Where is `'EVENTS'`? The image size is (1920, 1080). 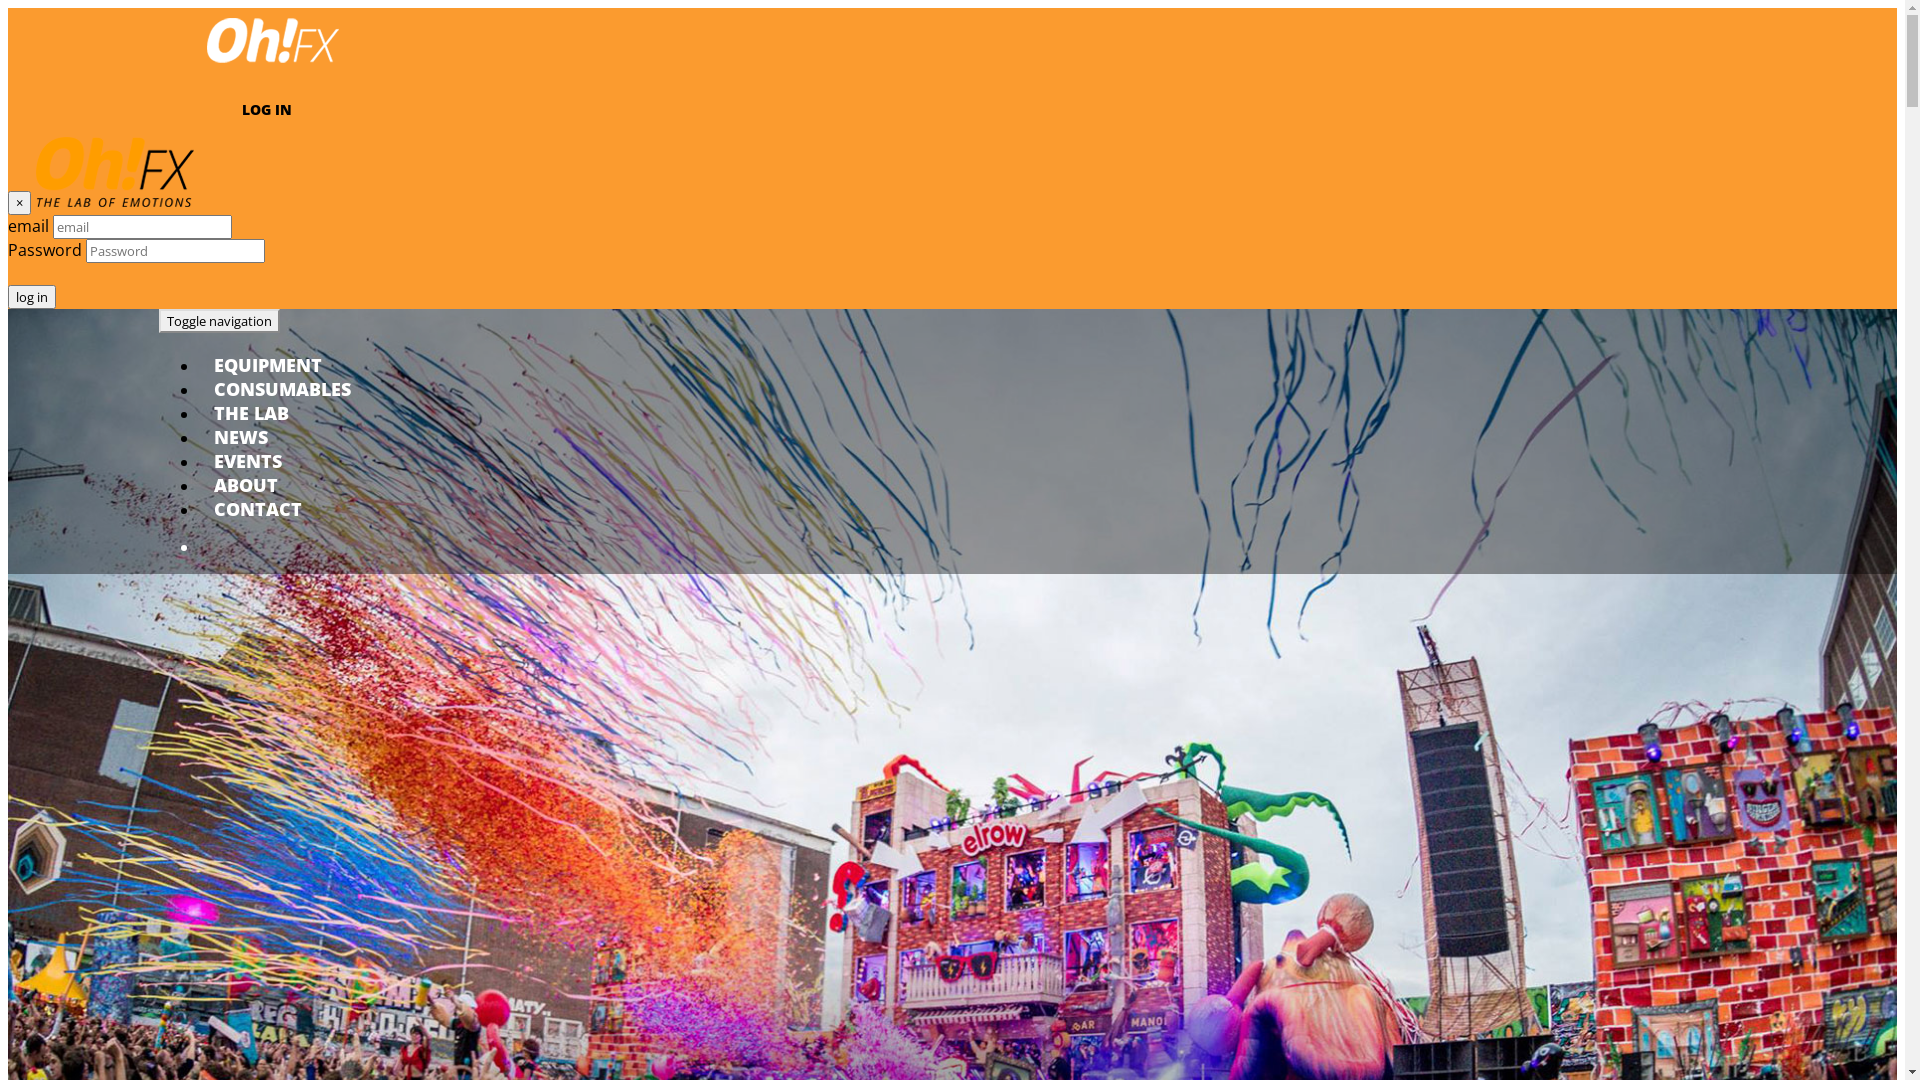 'EVENTS' is located at coordinates (247, 461).